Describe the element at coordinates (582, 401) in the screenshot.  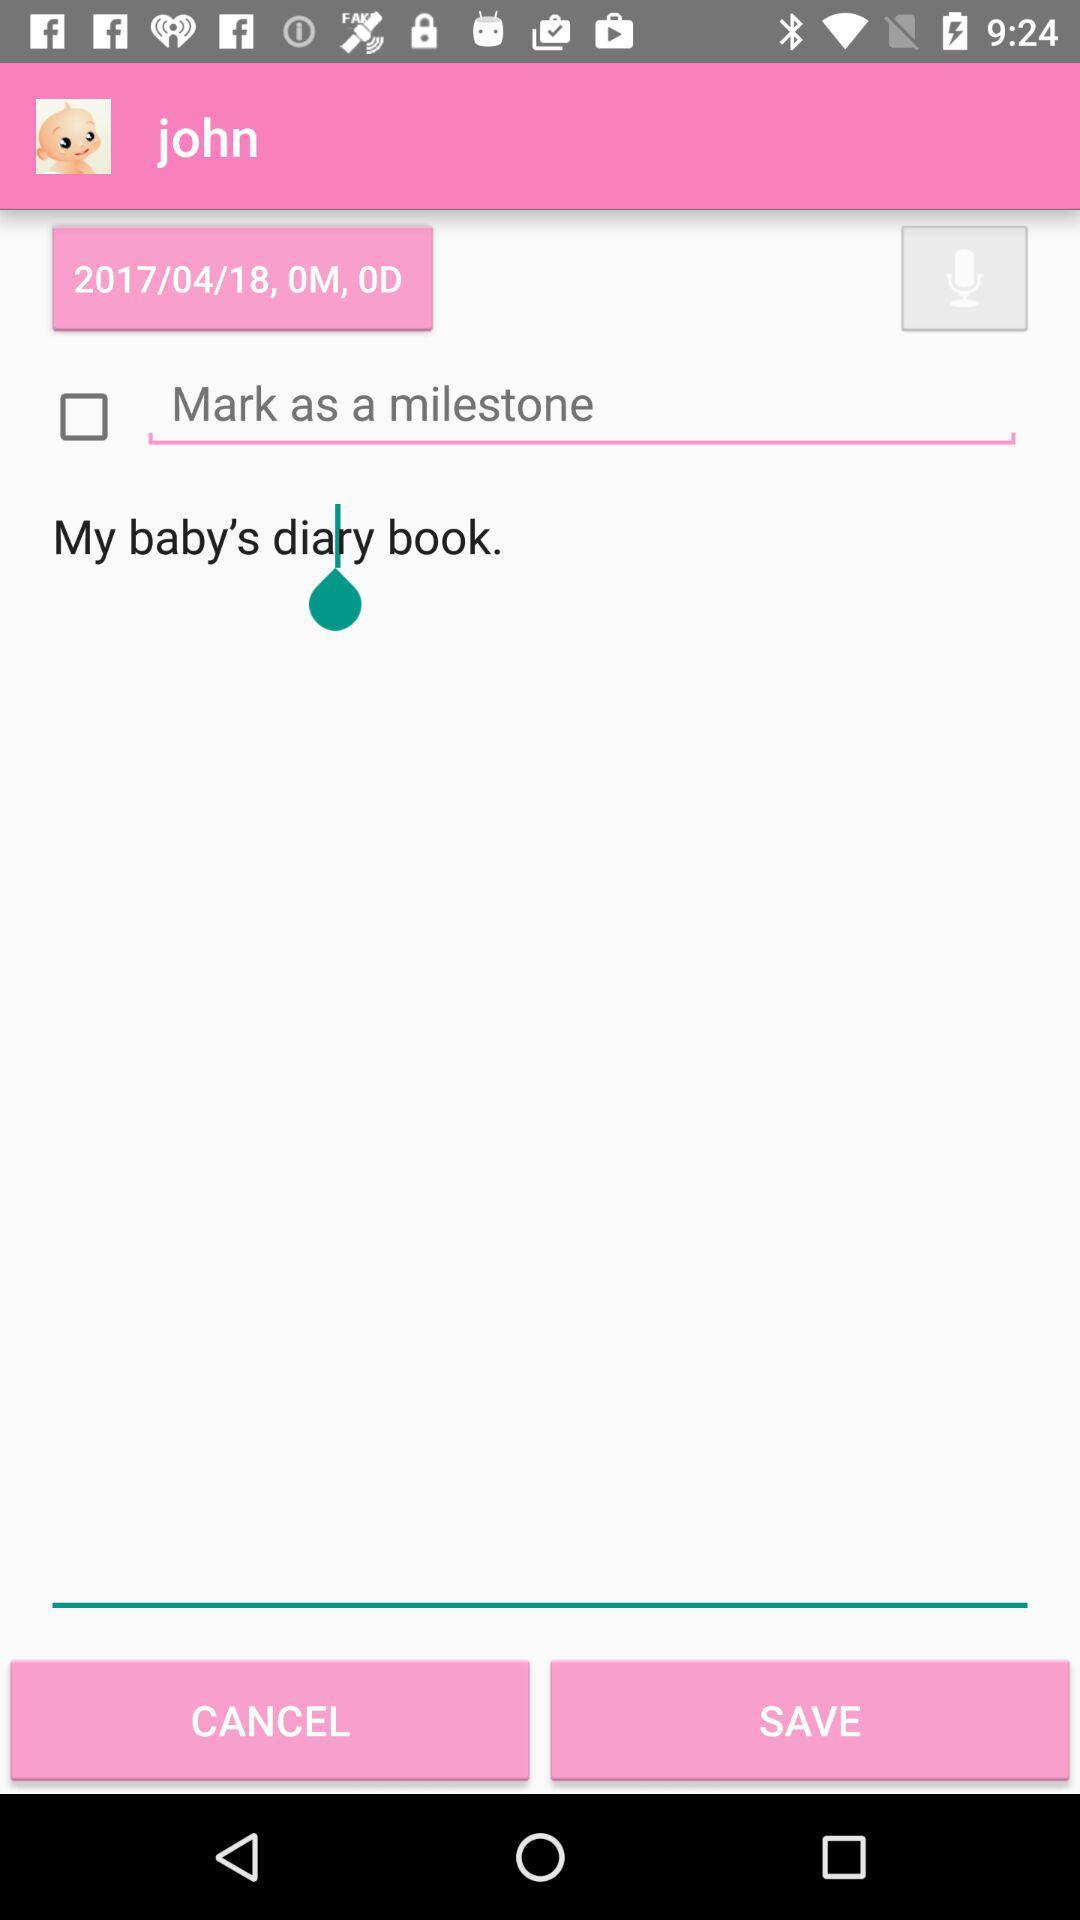
I see `notes typing option` at that location.